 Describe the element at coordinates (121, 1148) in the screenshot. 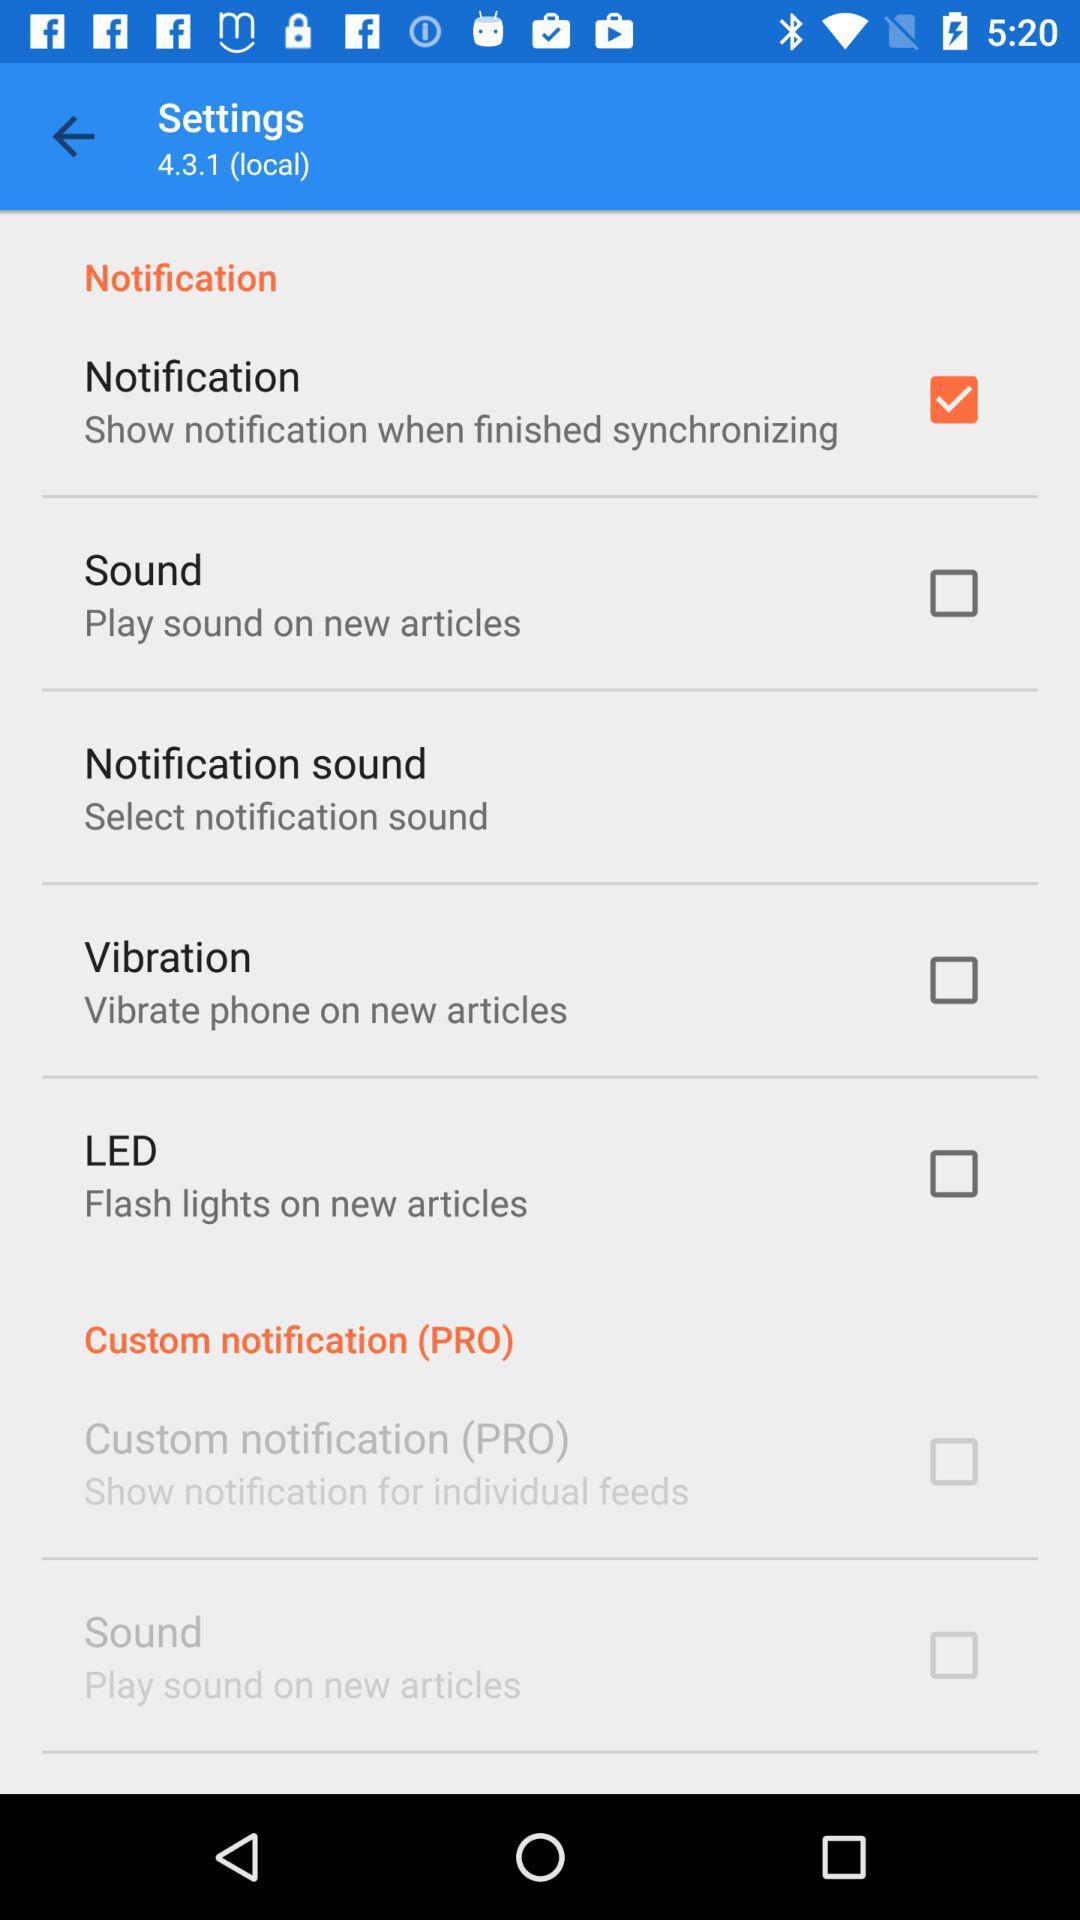

I see `the led icon` at that location.